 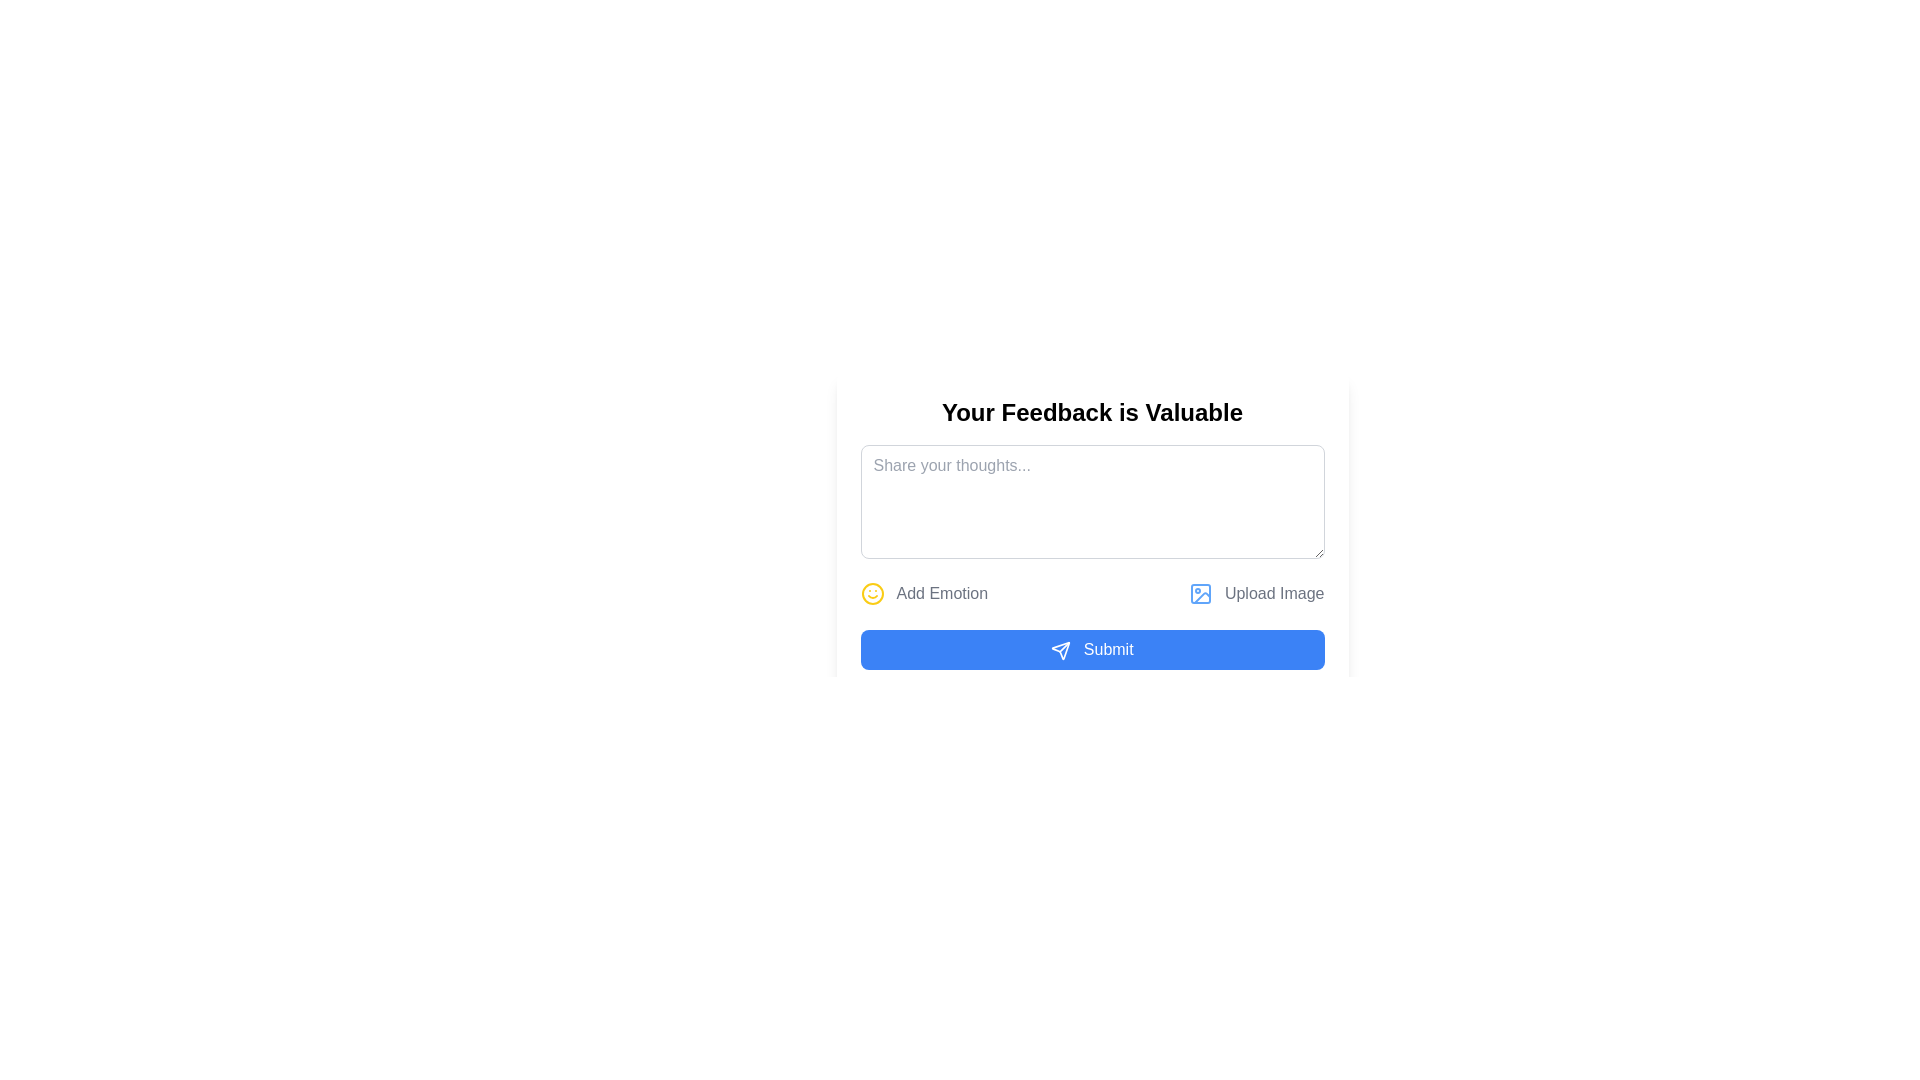 What do you see at coordinates (923, 593) in the screenshot?
I see `the 'Add Emotion' button with a yellow smiley face icon` at bounding box center [923, 593].